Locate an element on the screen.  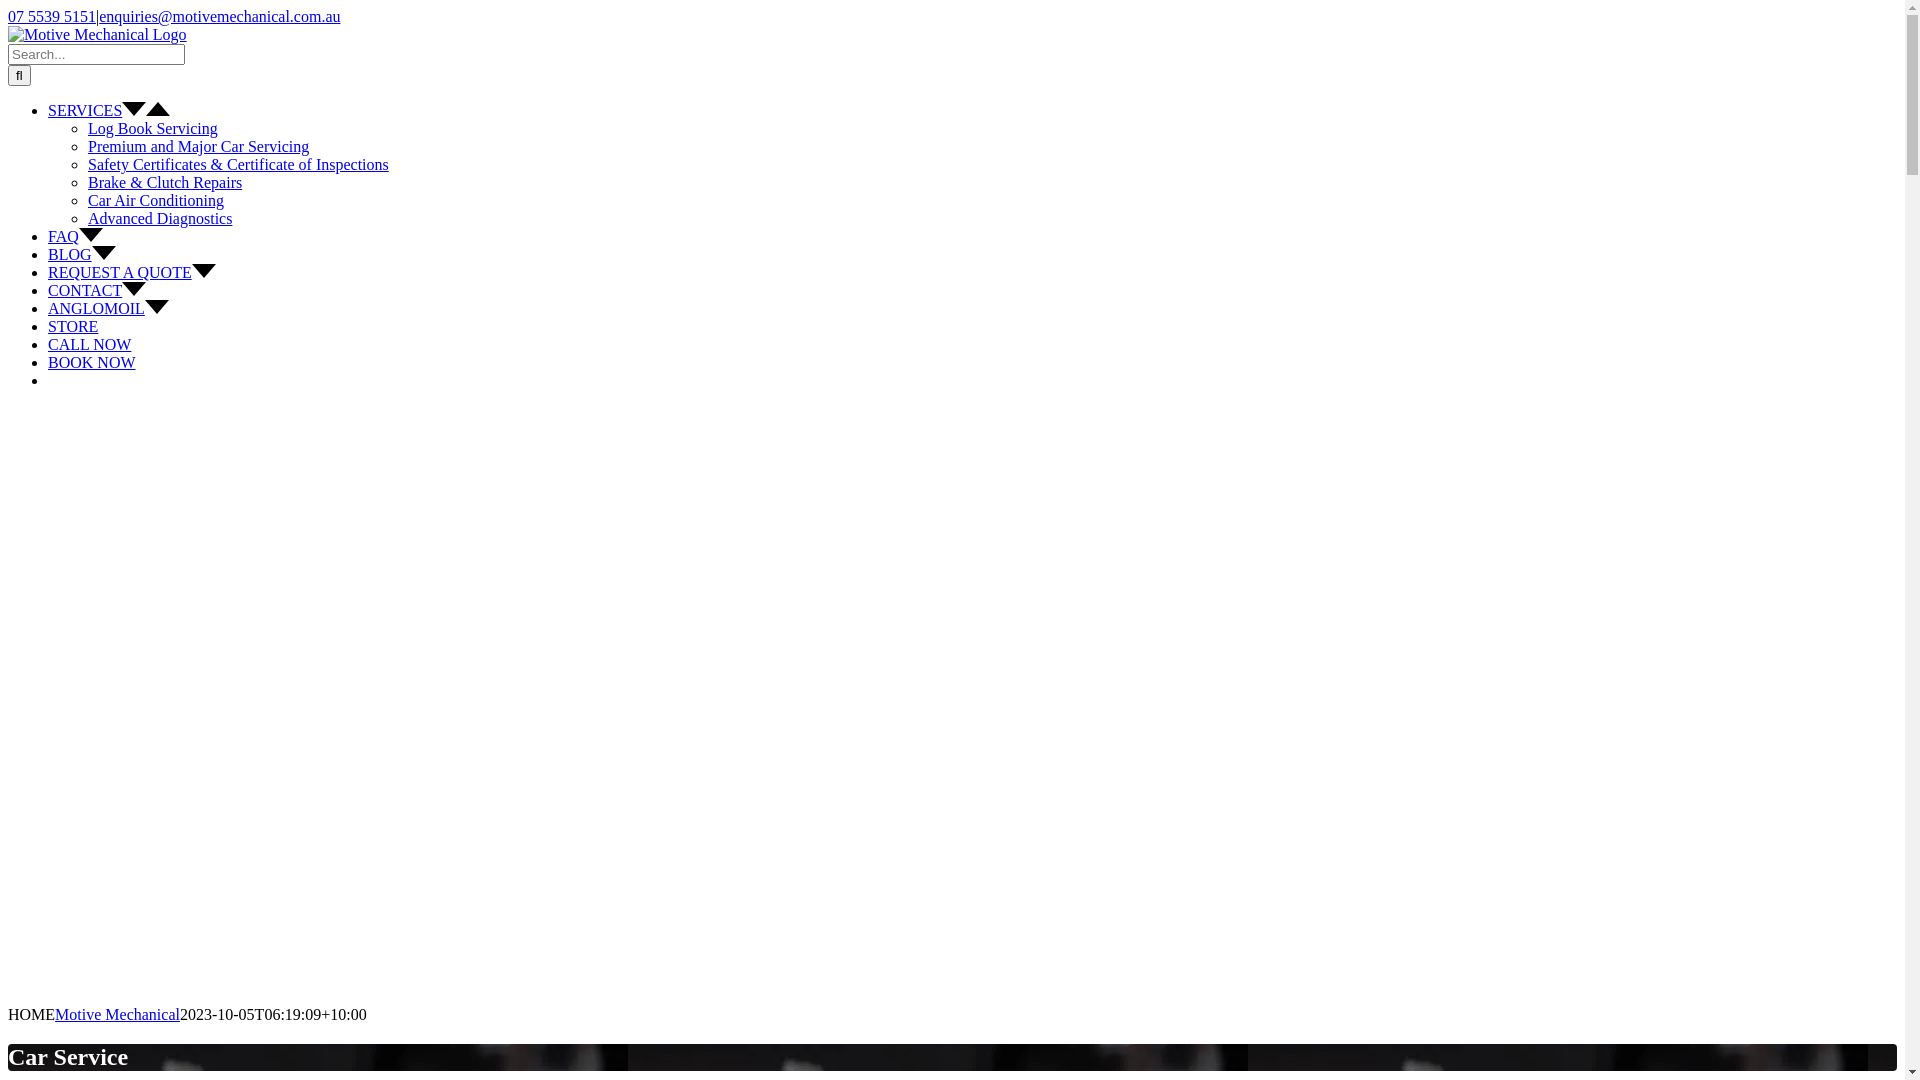
'SERVICES' is located at coordinates (108, 110).